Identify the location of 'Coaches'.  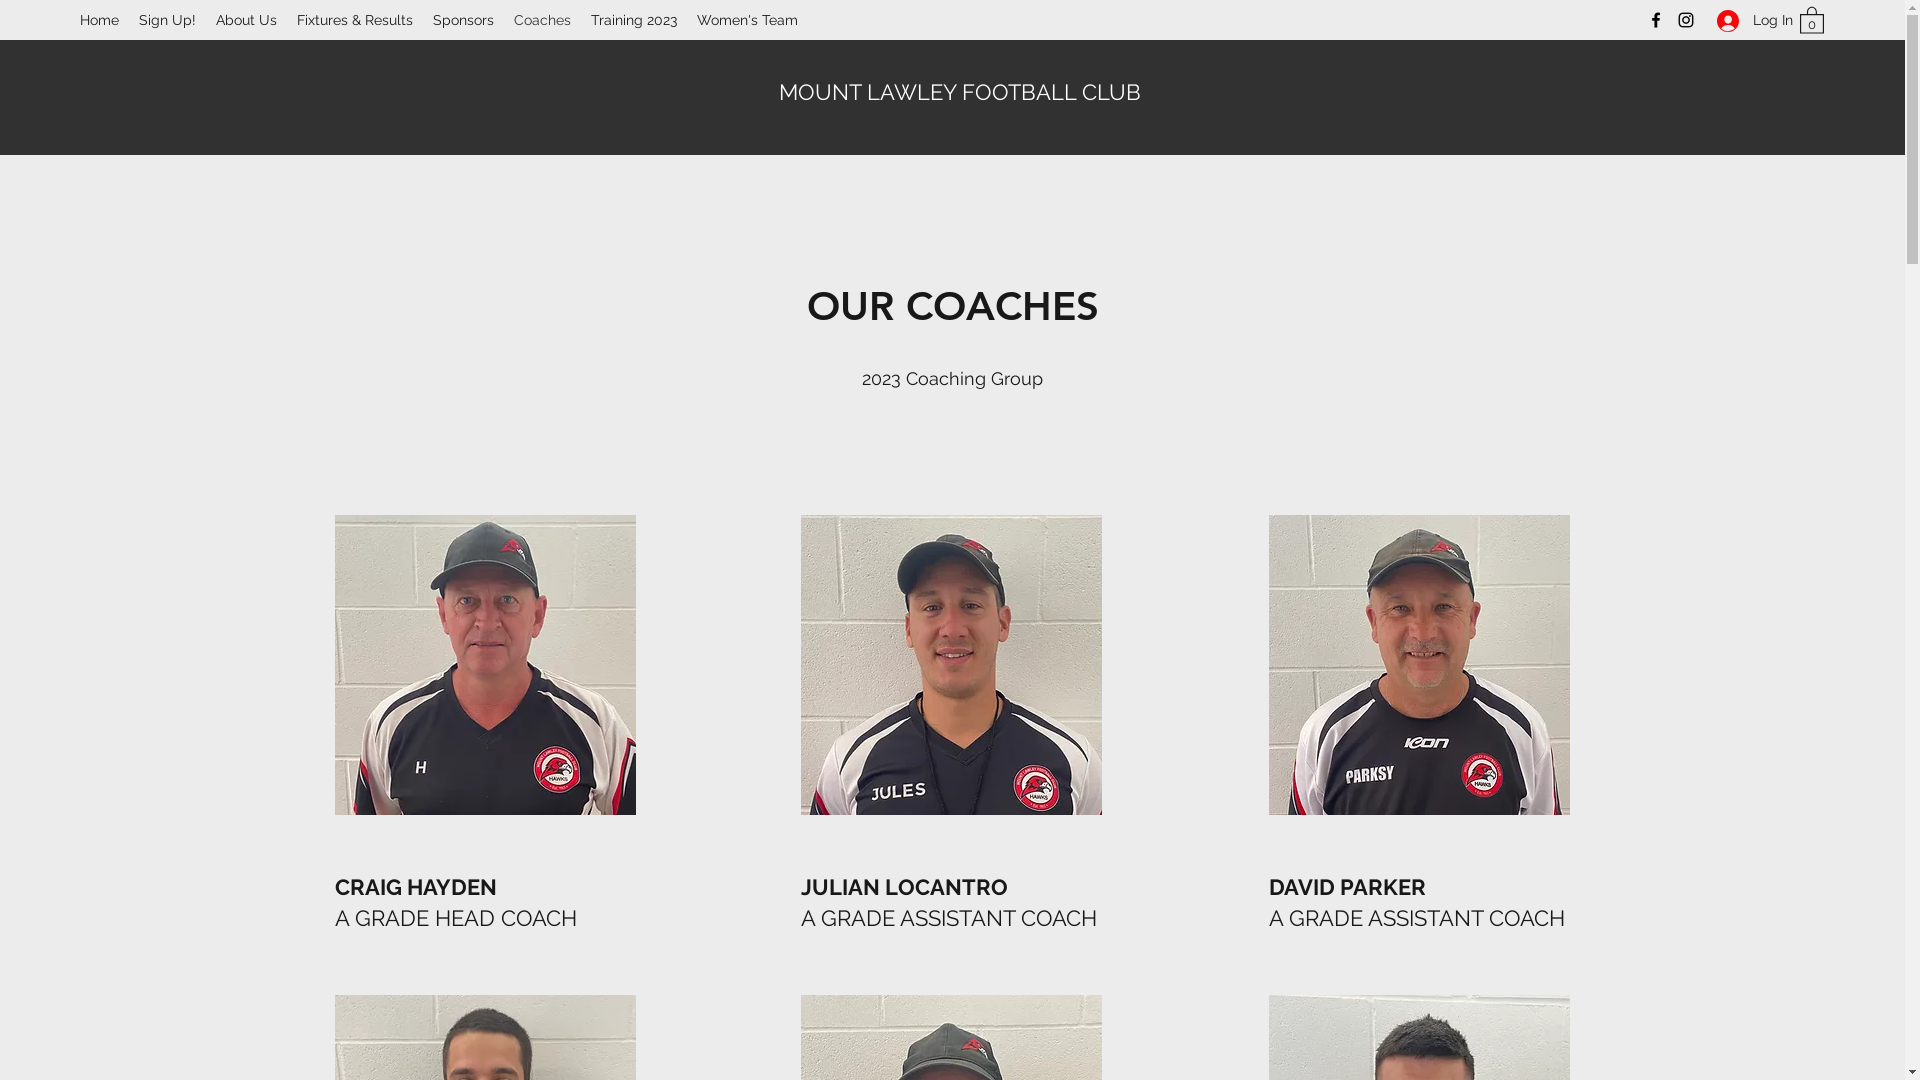
(504, 19).